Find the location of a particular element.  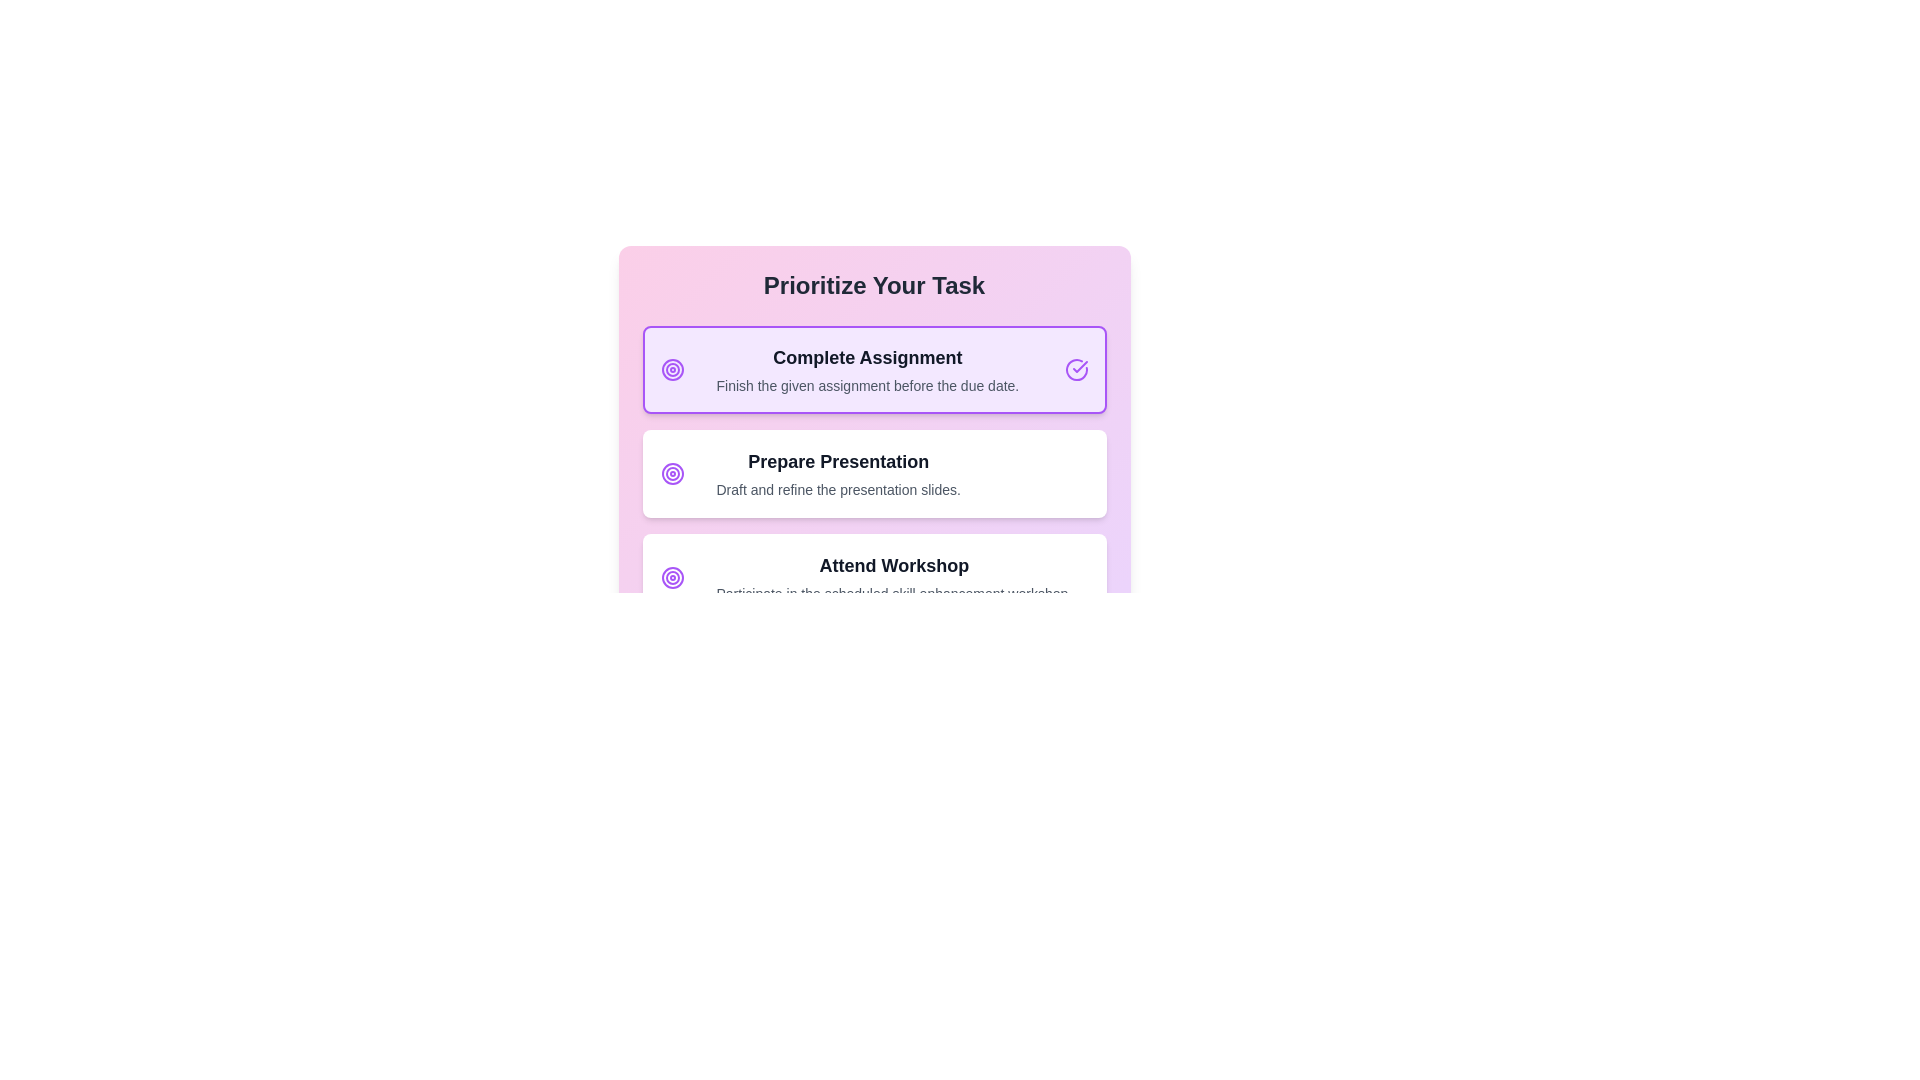

the circular check icon with a purple outline located in the top-right corner of the task box labeled 'Complete Assignment' is located at coordinates (1075, 370).